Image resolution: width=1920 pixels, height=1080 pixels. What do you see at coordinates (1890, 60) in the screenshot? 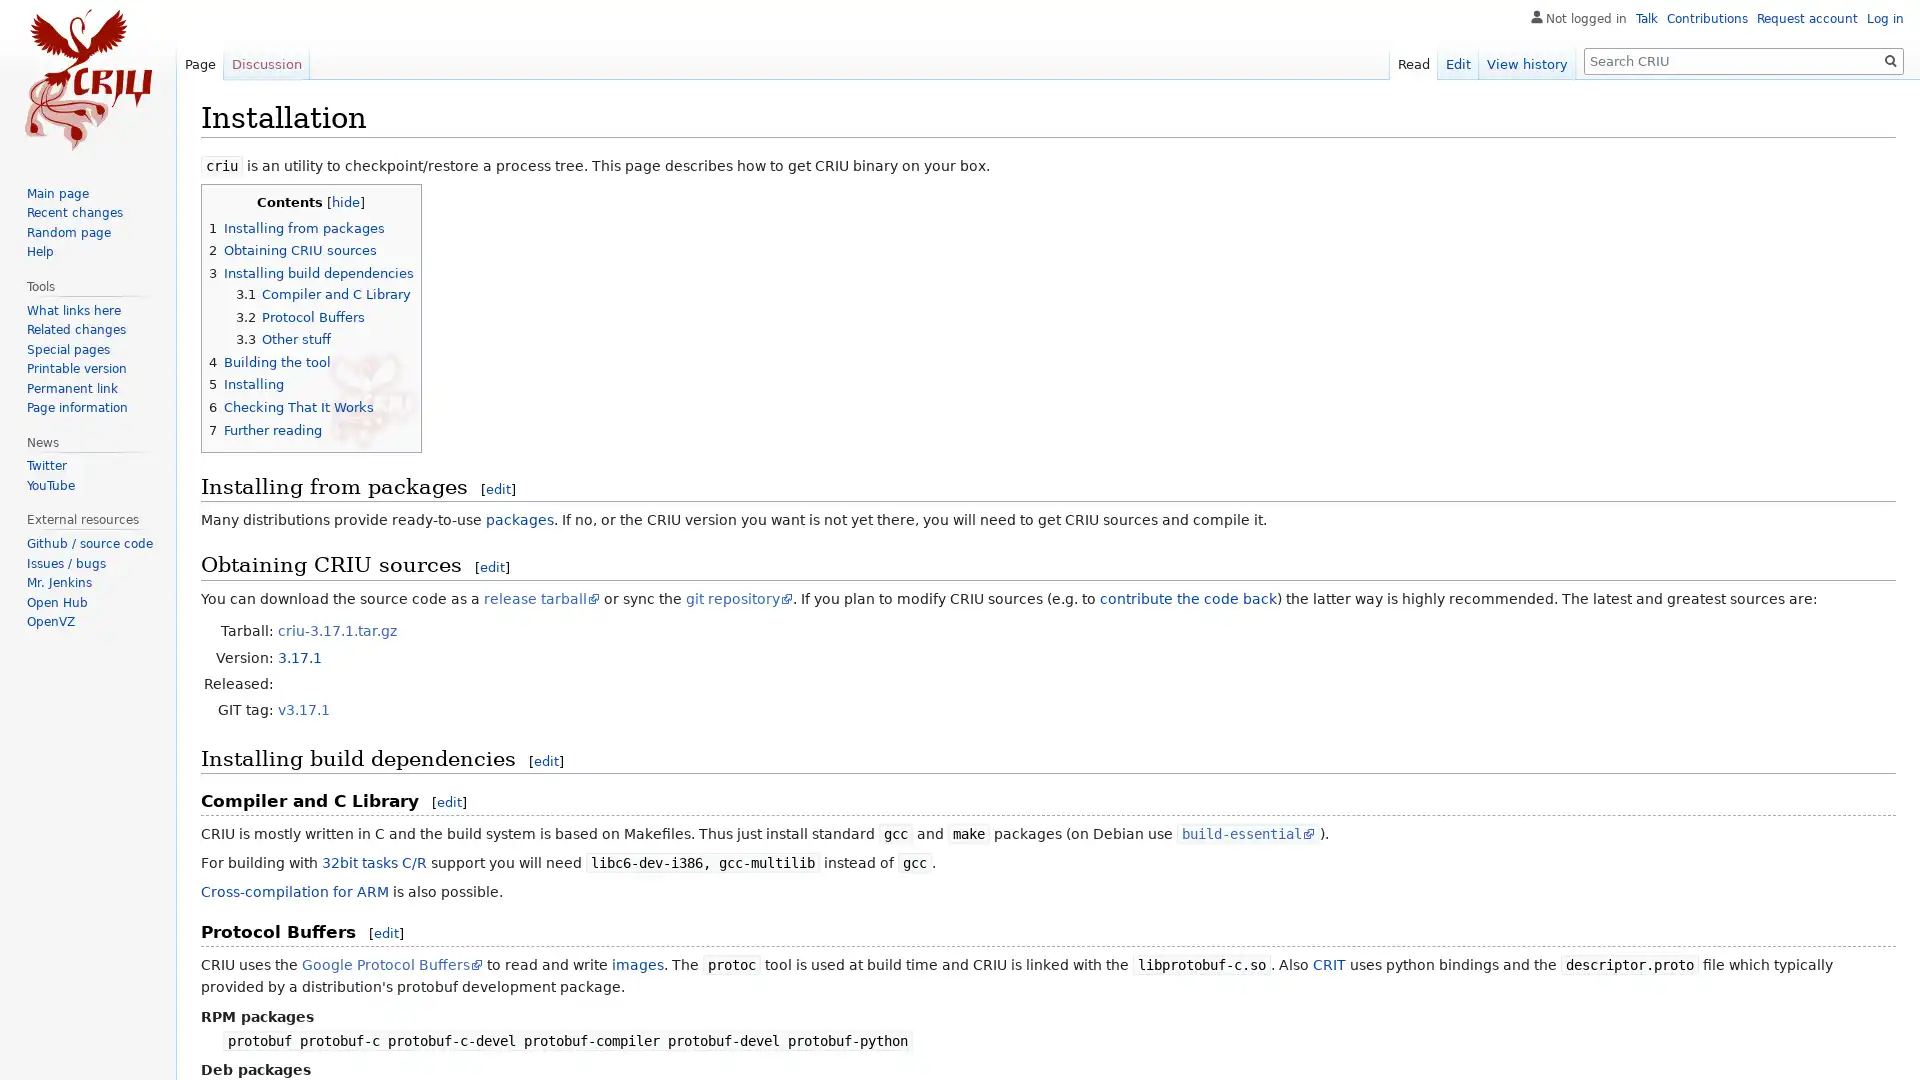
I see `Search` at bounding box center [1890, 60].